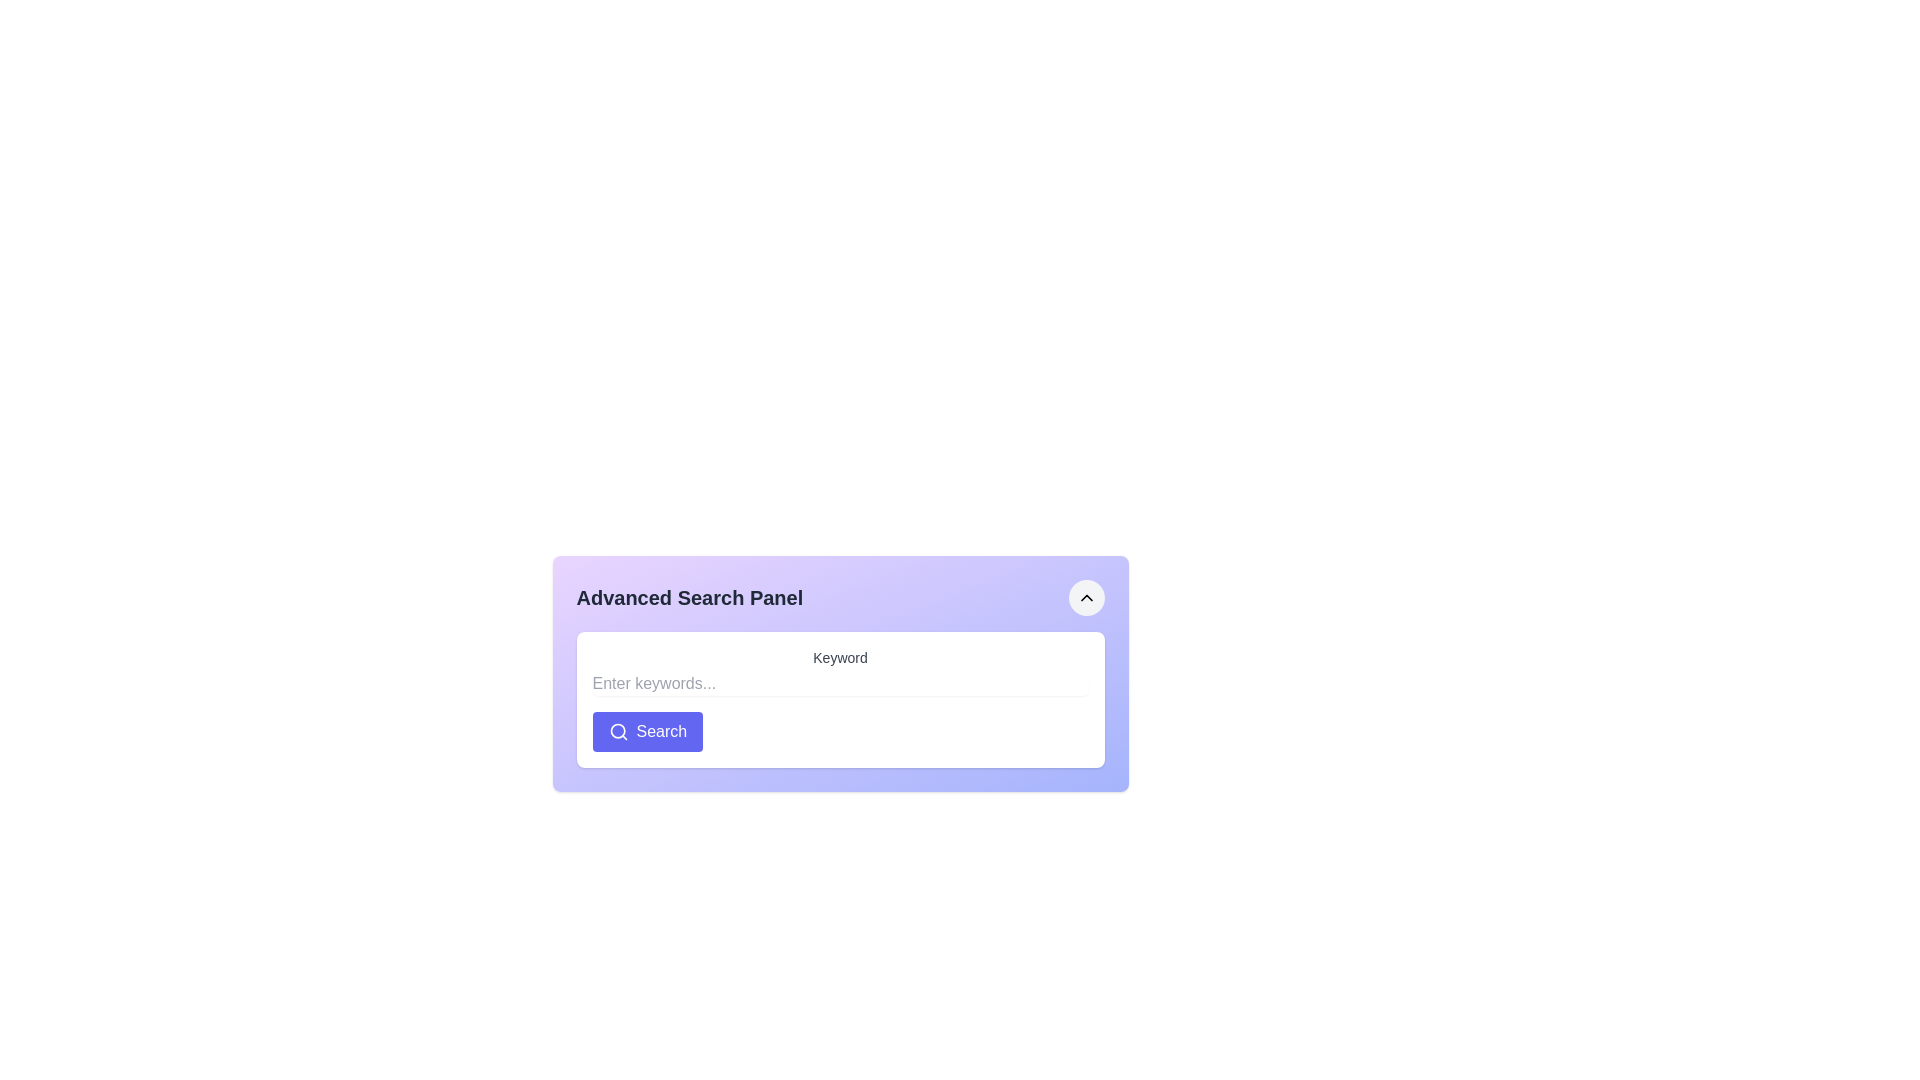 The image size is (1920, 1080). I want to click on the search icon located on the left side of the 'Search' button, which is positioned below a text box in the advanced search panel, so click(617, 732).